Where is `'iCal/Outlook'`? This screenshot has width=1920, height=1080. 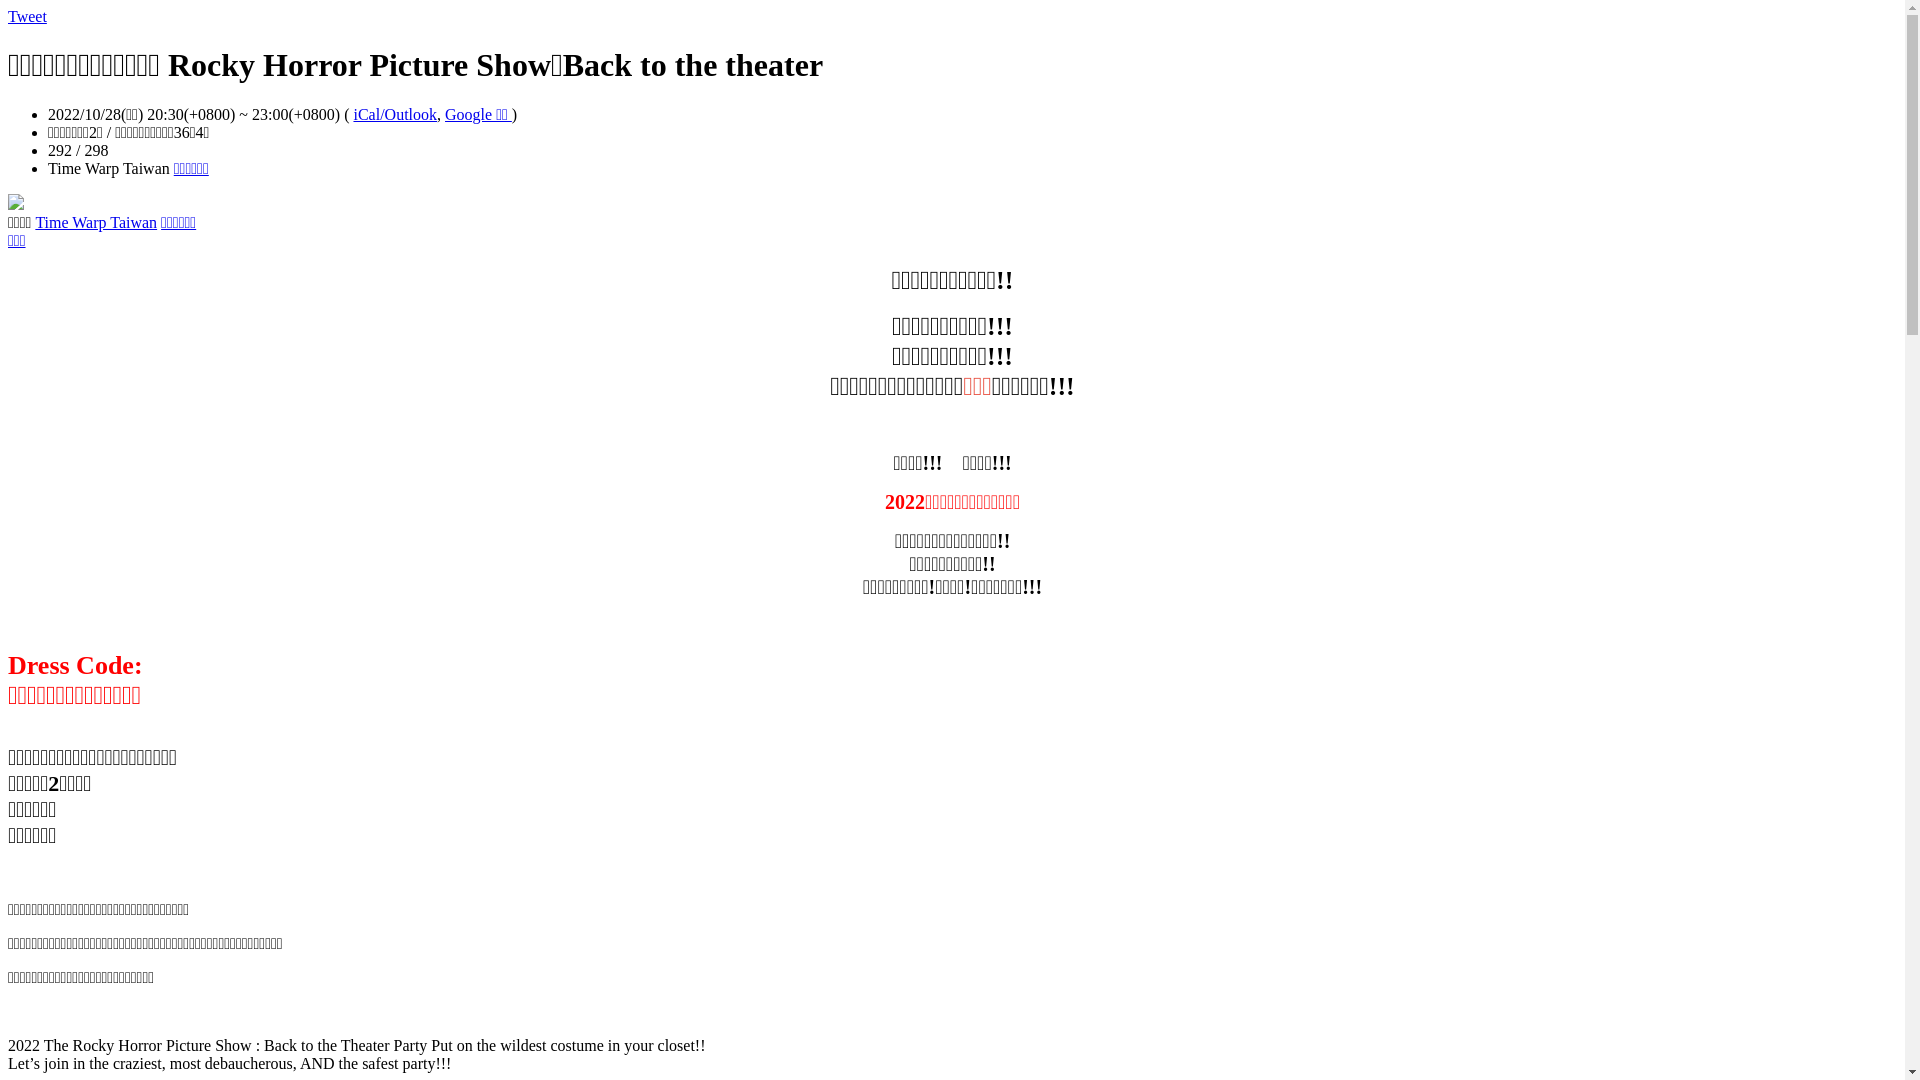 'iCal/Outlook' is located at coordinates (394, 114).